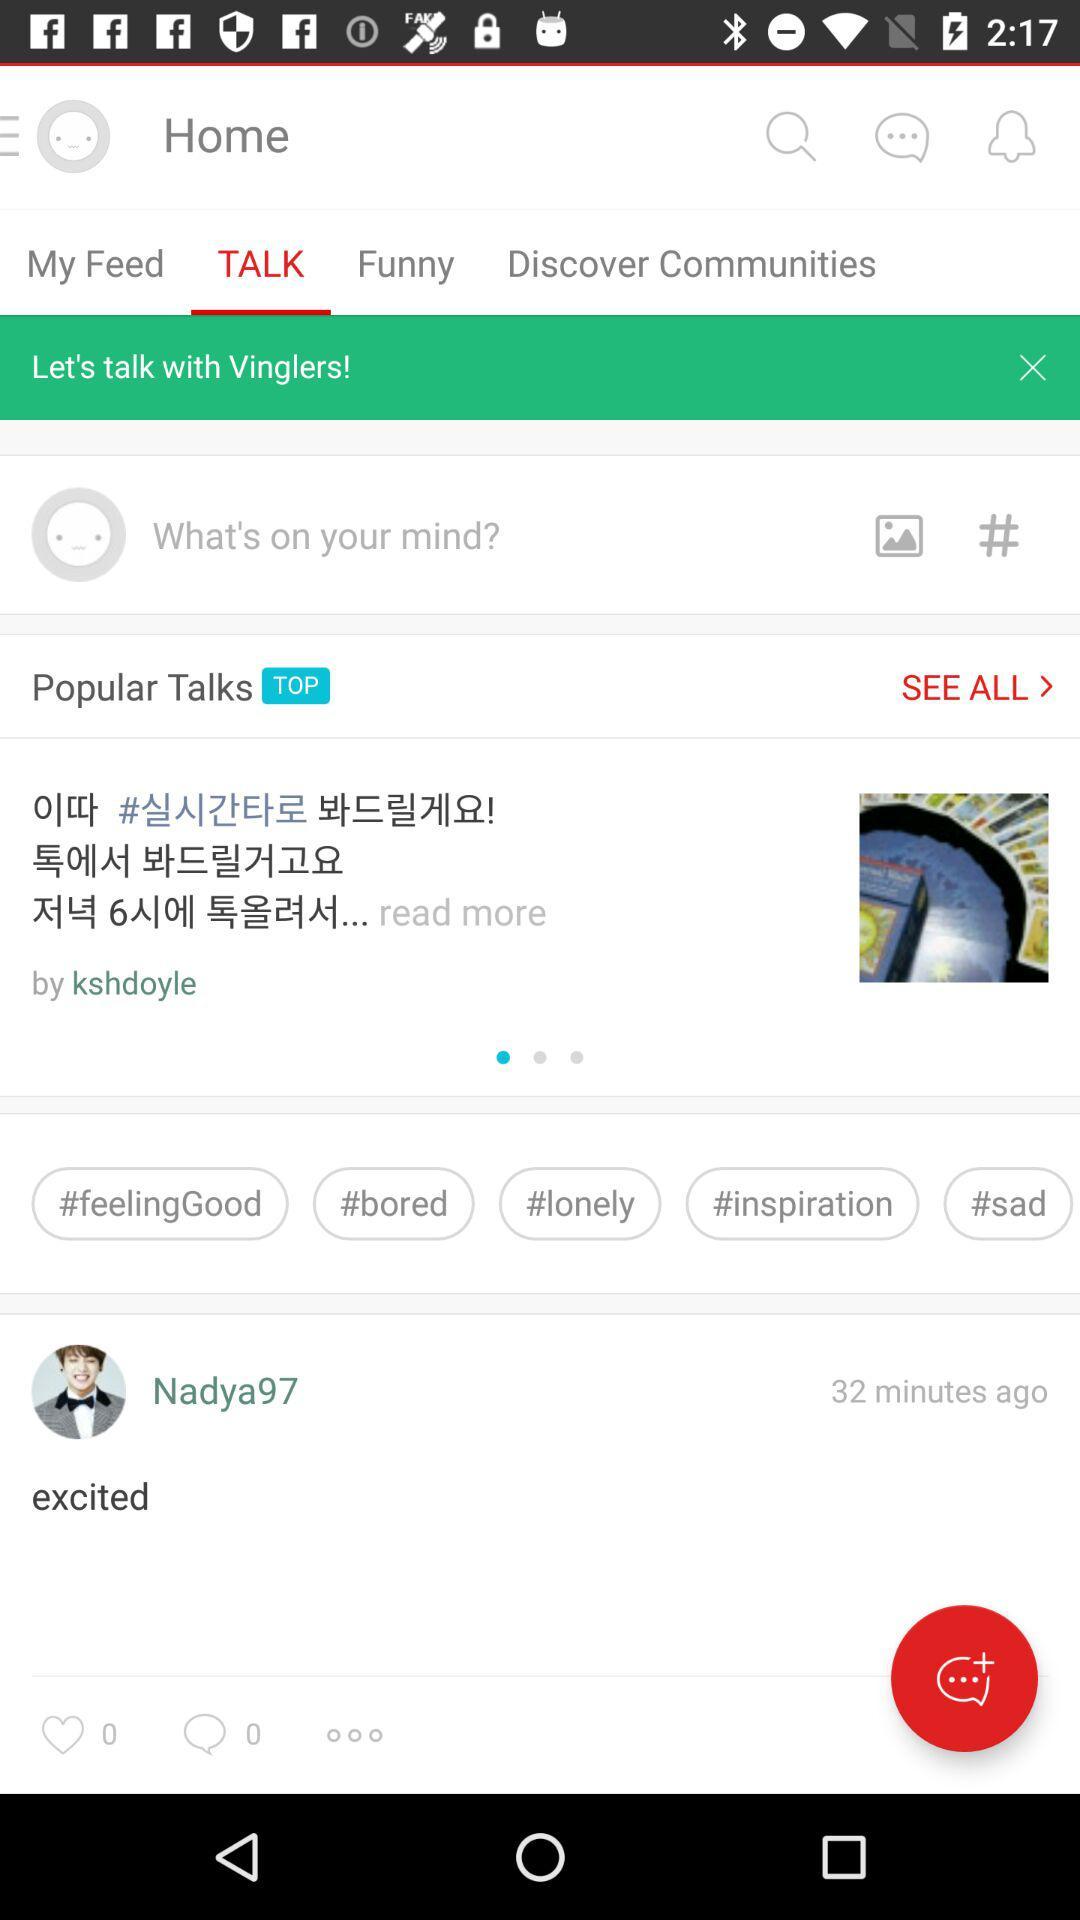 The image size is (1080, 1920). What do you see at coordinates (1011, 135) in the screenshot?
I see `shows bell icon` at bounding box center [1011, 135].